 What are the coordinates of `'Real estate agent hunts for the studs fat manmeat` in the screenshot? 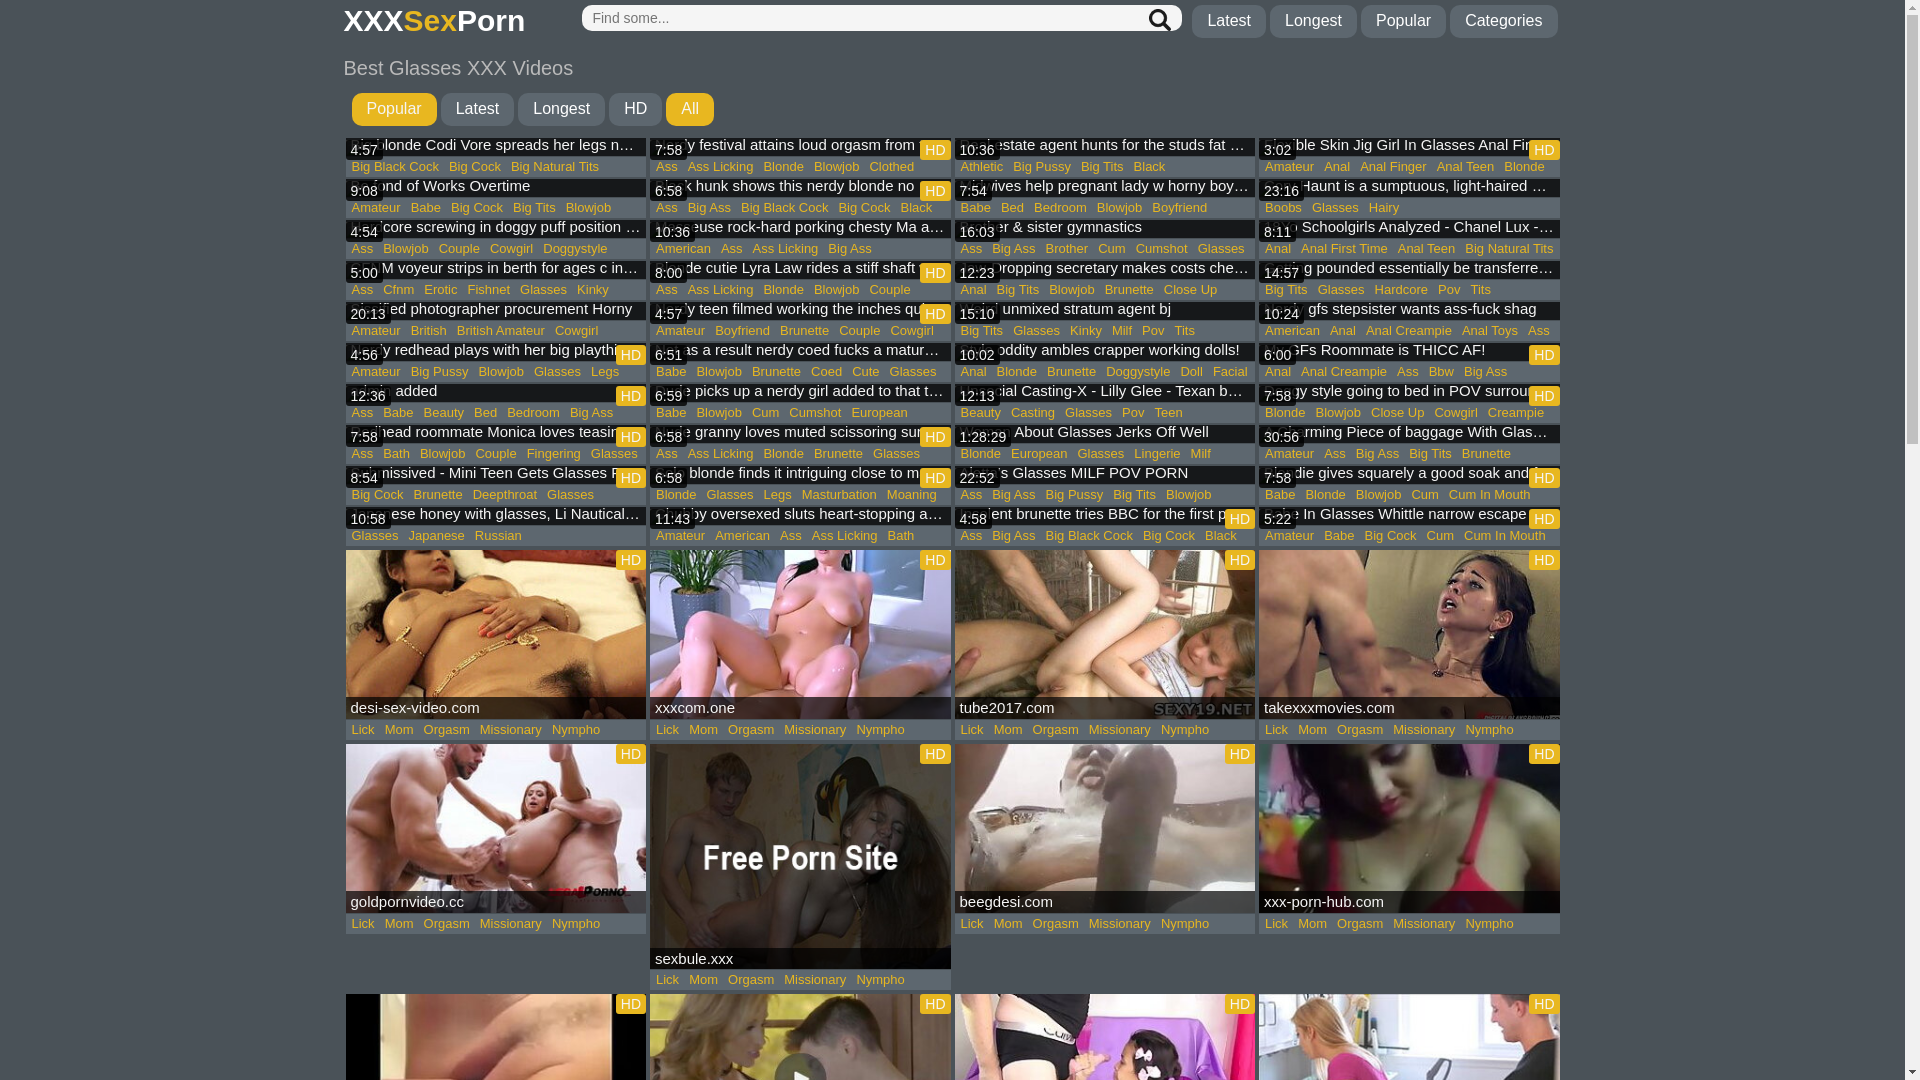 It's located at (1103, 146).